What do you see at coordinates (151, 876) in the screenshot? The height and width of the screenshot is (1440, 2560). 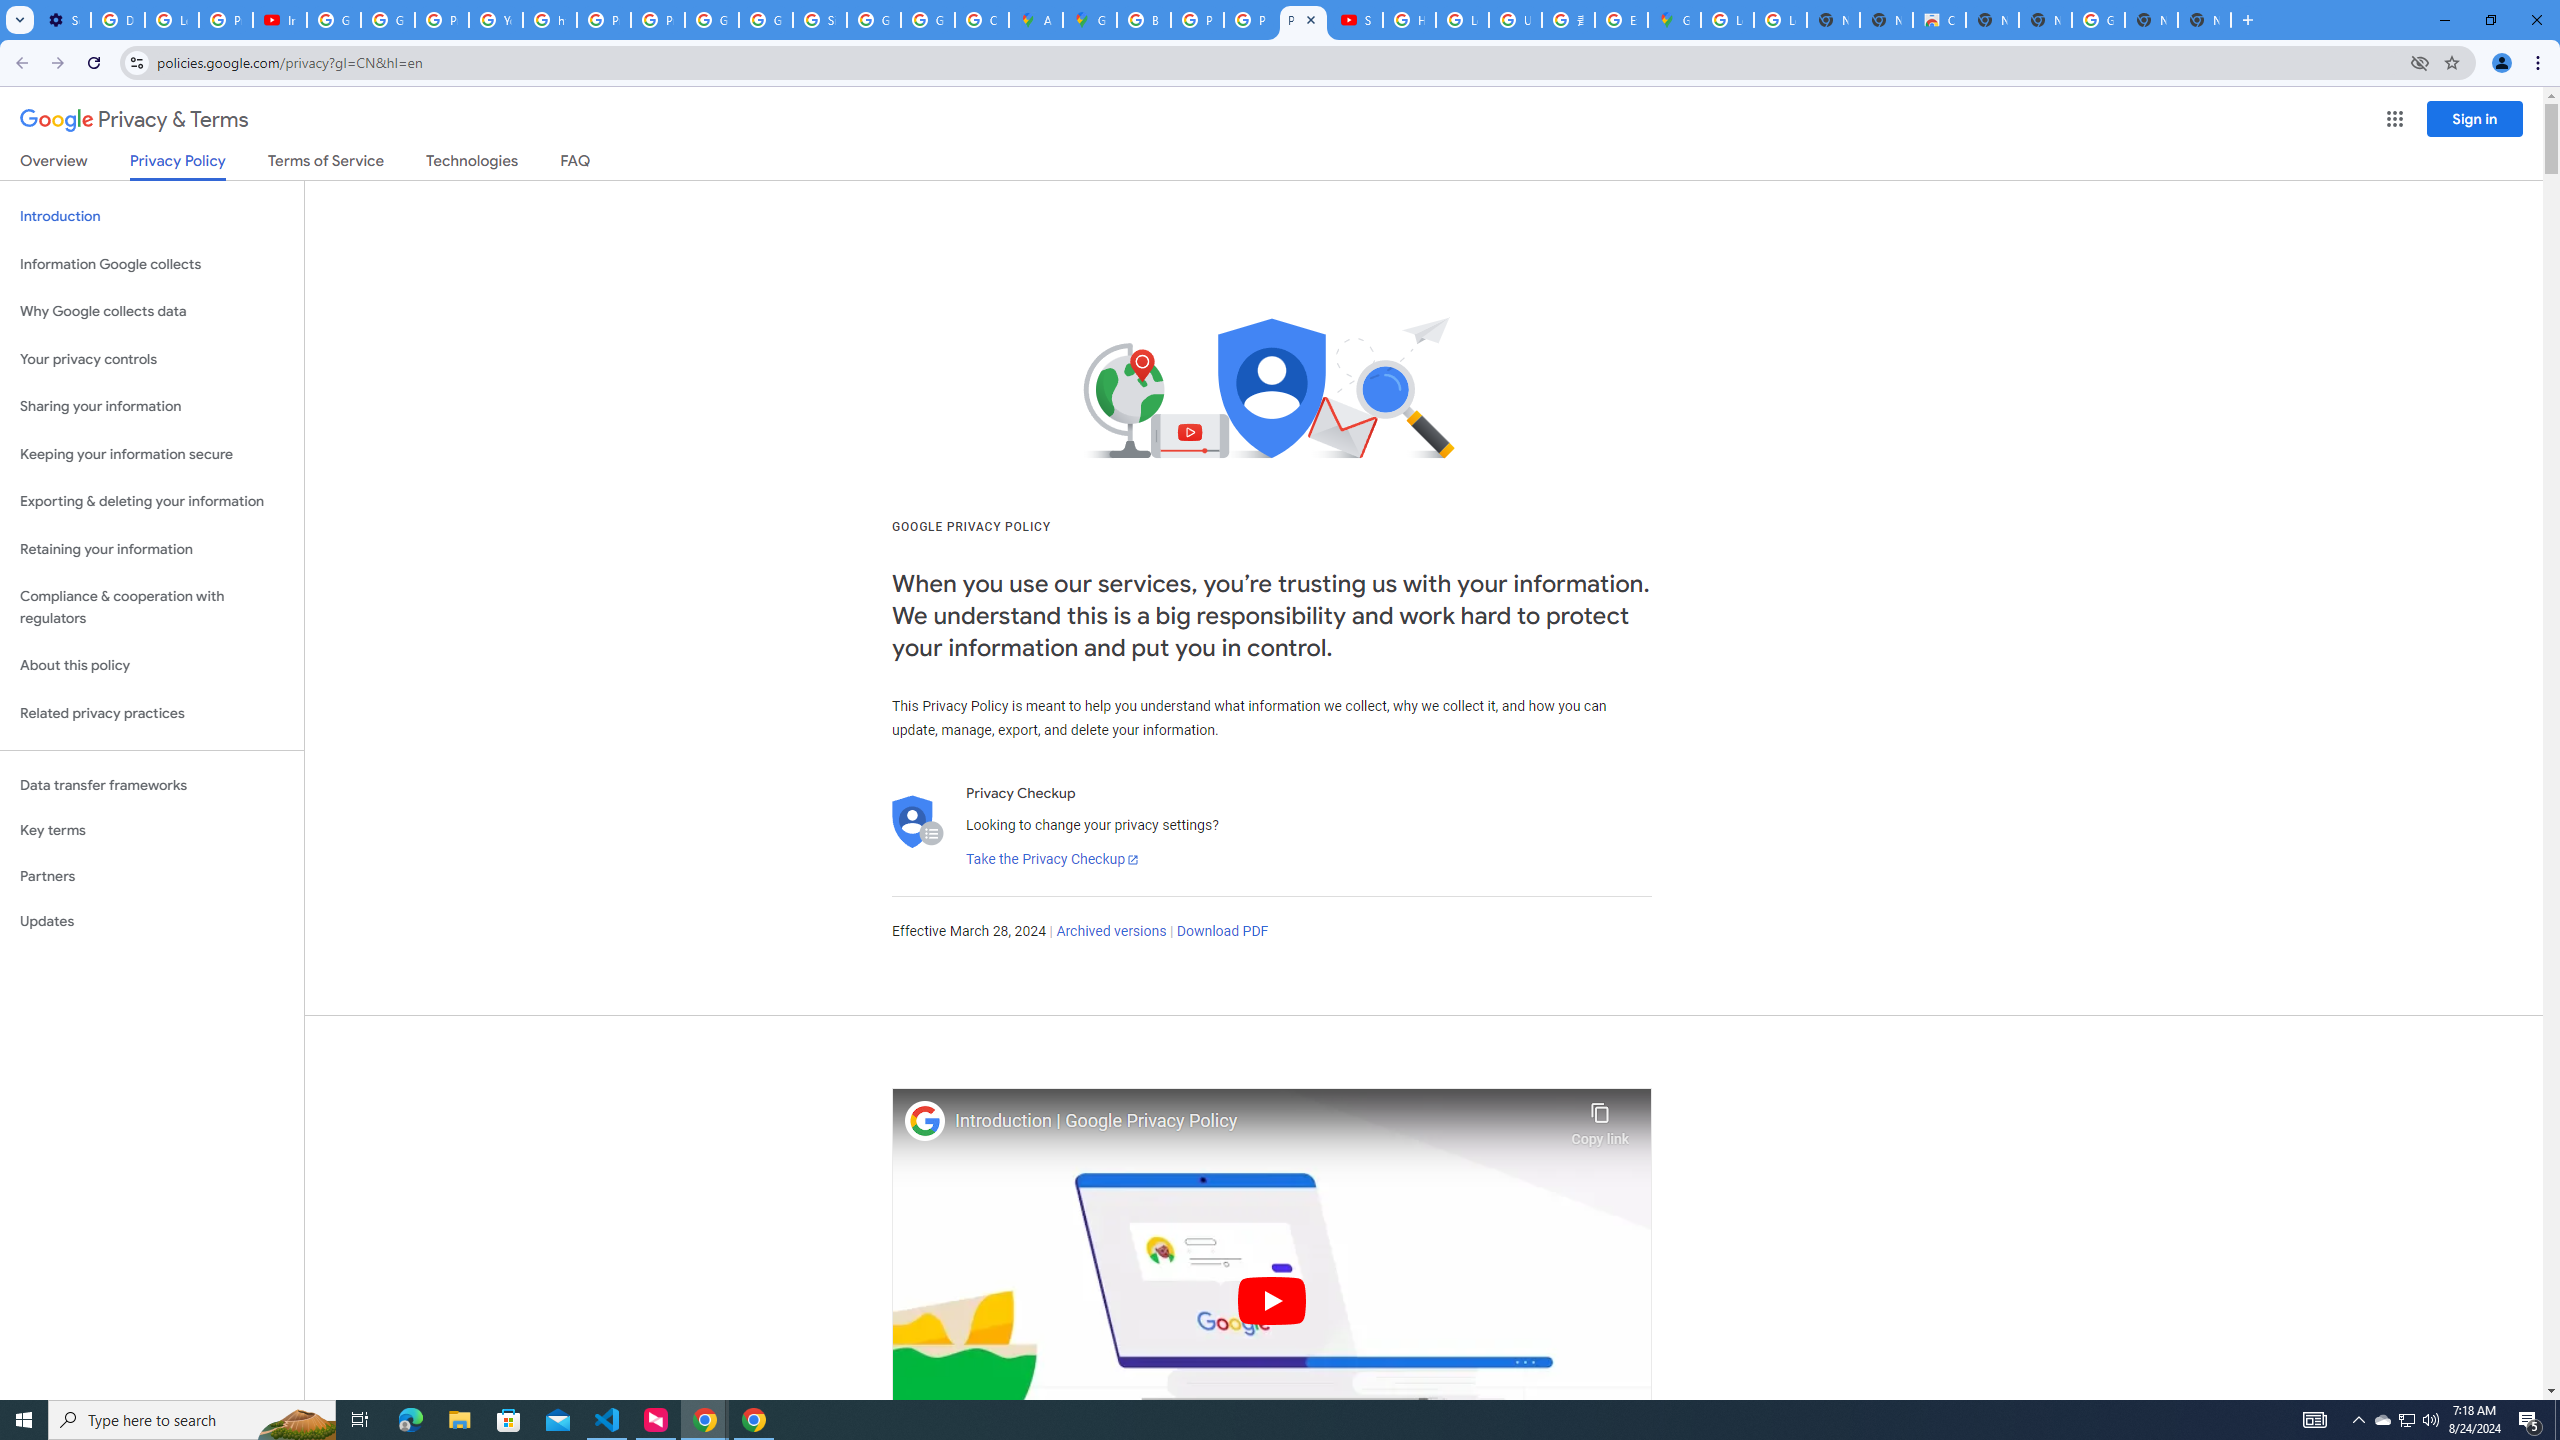 I see `'Partners'` at bounding box center [151, 876].